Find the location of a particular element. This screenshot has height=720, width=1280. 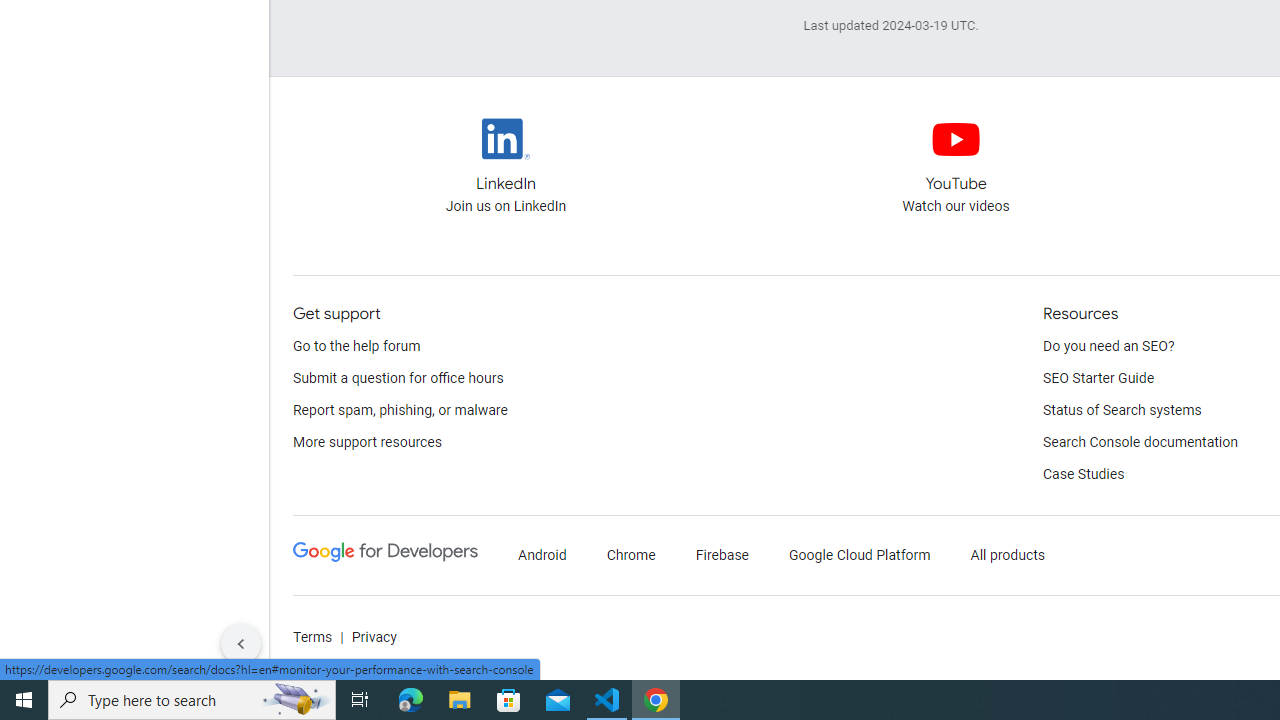

'Firebase' is located at coordinates (721, 555).